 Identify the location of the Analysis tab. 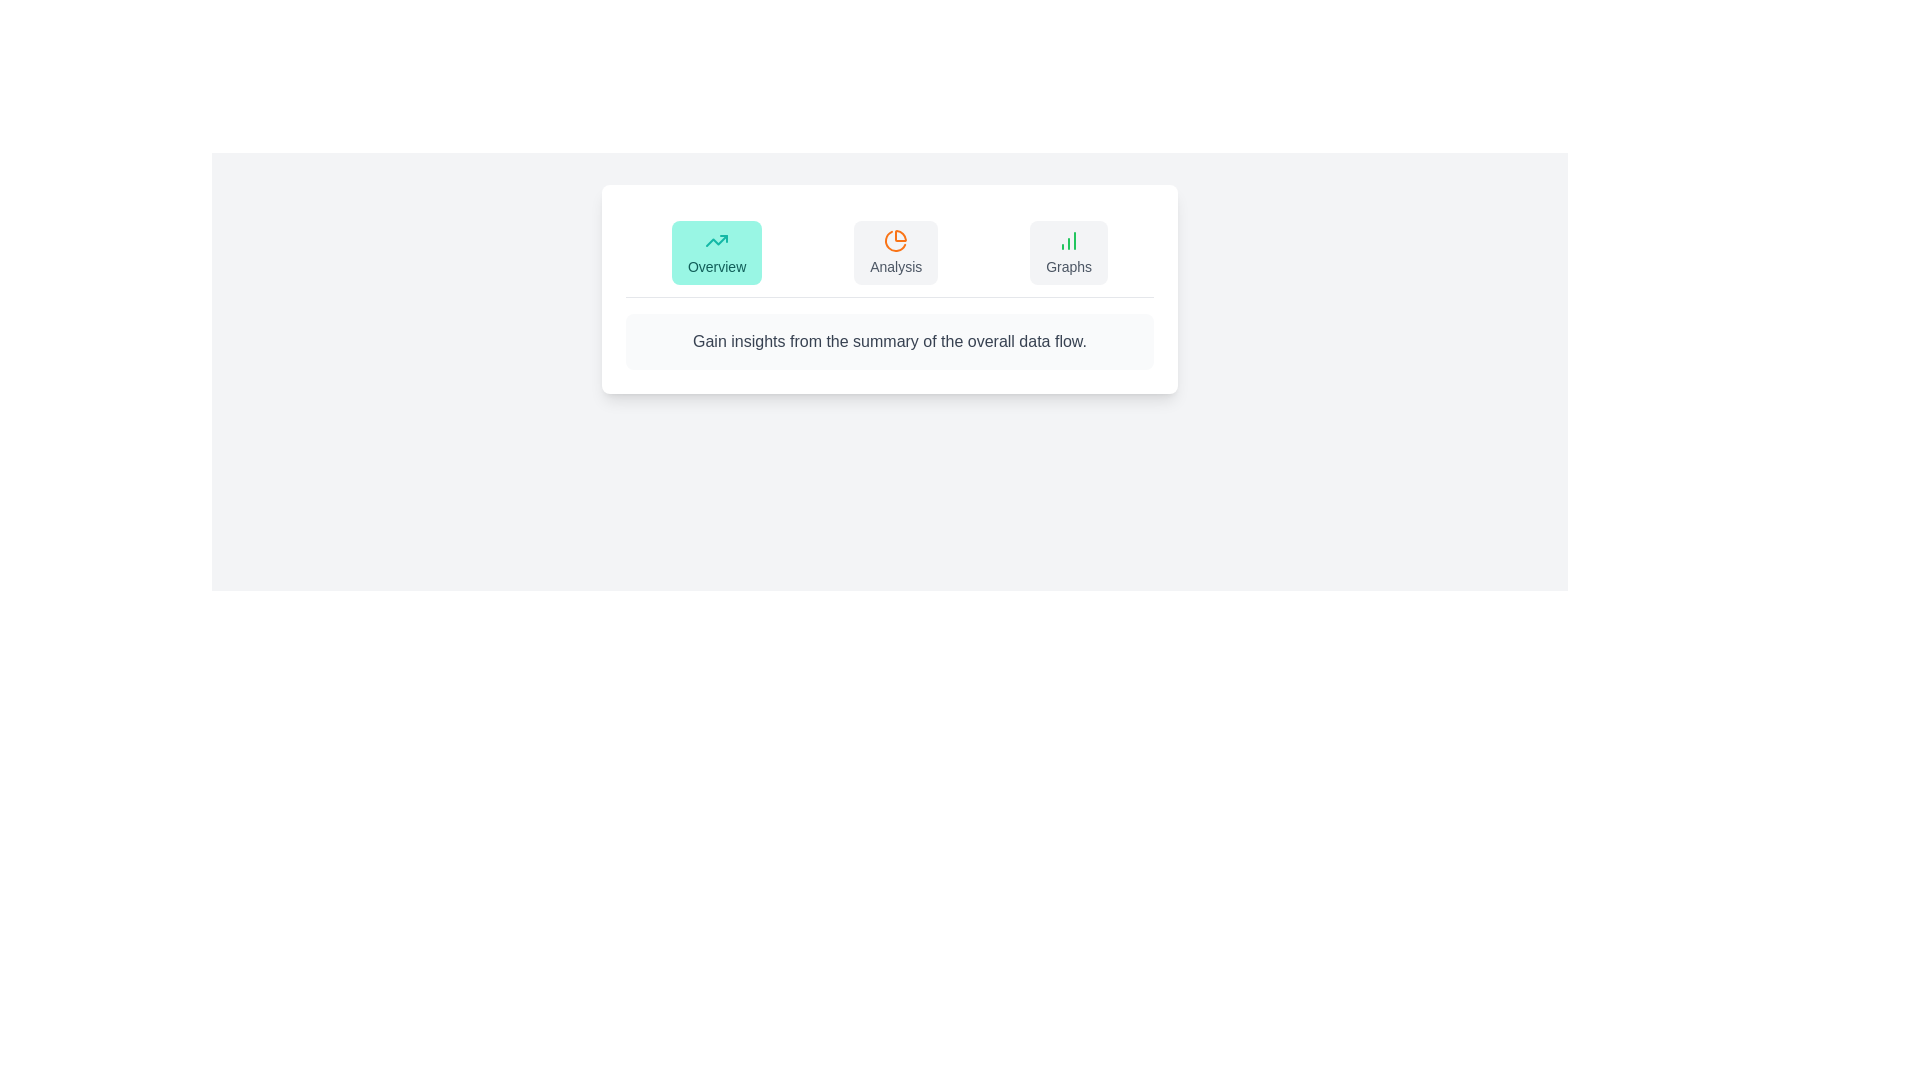
(895, 252).